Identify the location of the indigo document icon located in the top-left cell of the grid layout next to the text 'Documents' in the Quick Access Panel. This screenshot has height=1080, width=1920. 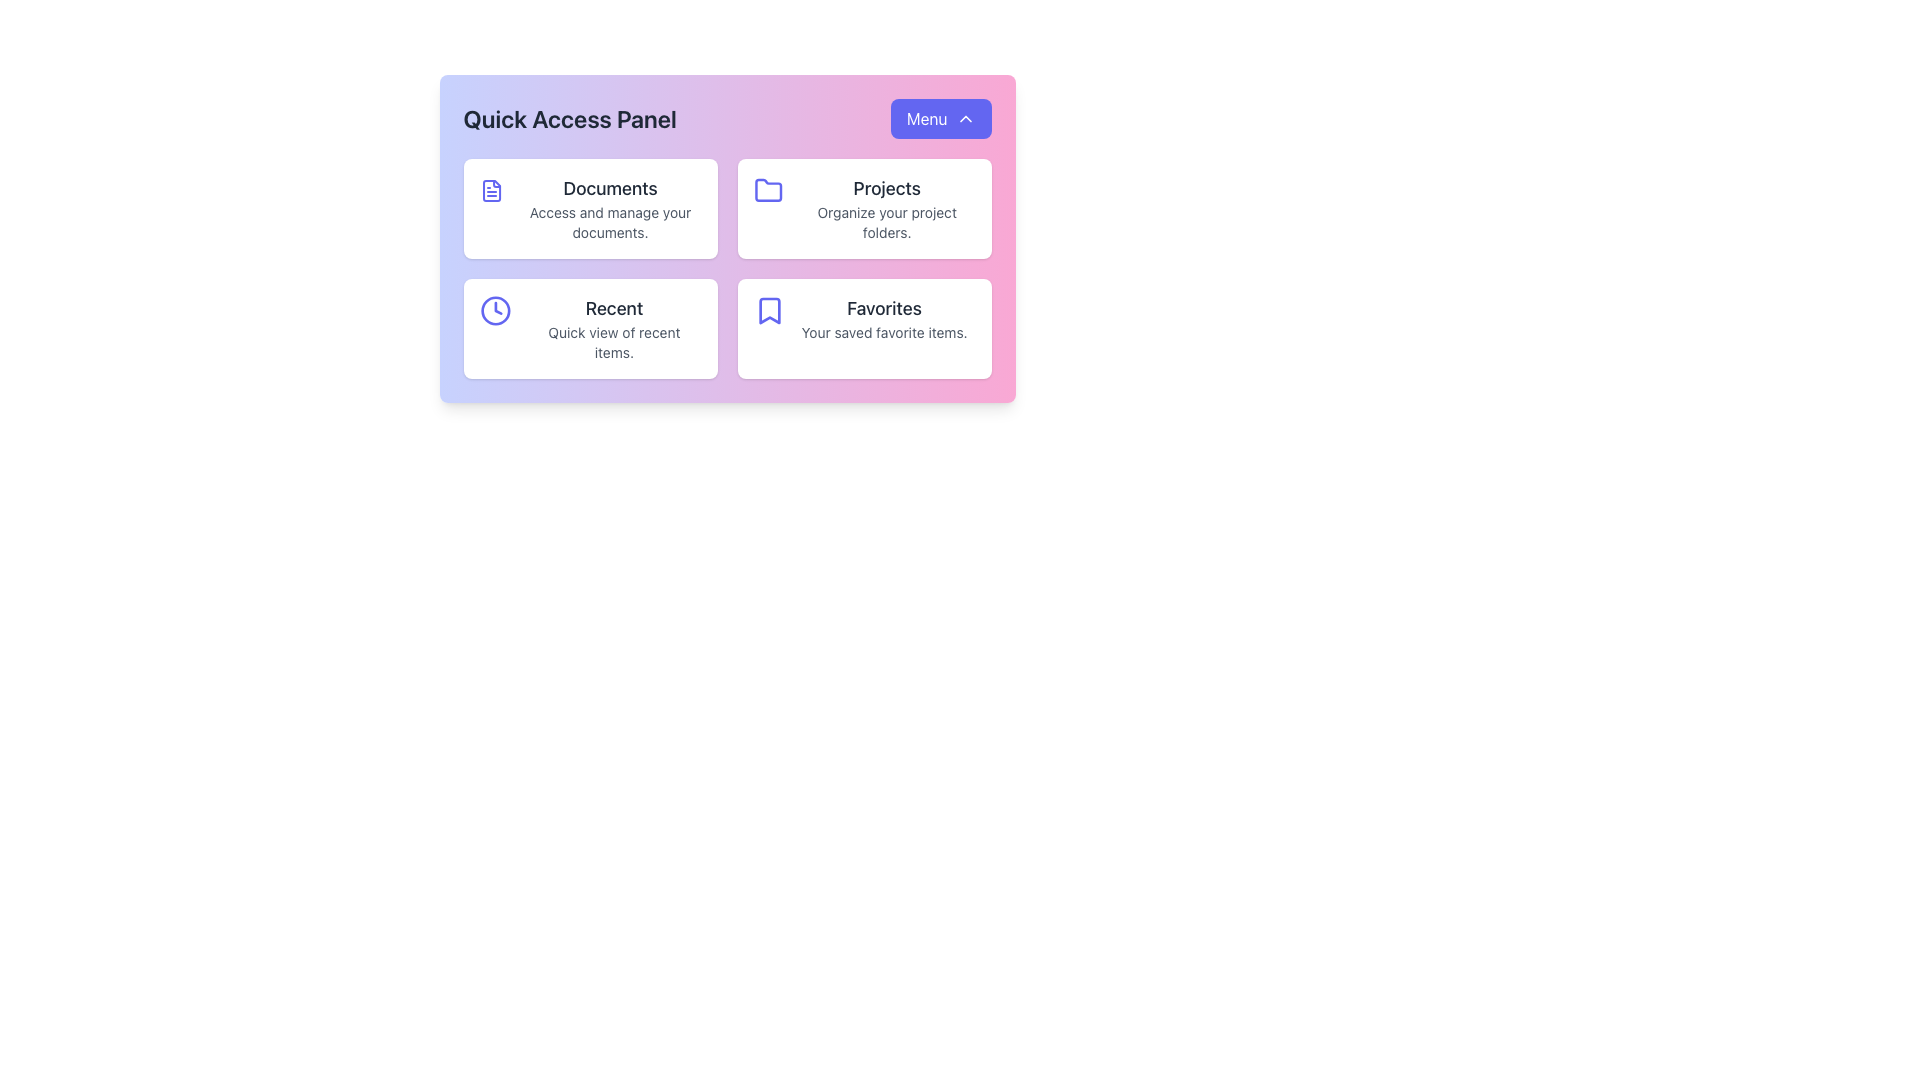
(491, 191).